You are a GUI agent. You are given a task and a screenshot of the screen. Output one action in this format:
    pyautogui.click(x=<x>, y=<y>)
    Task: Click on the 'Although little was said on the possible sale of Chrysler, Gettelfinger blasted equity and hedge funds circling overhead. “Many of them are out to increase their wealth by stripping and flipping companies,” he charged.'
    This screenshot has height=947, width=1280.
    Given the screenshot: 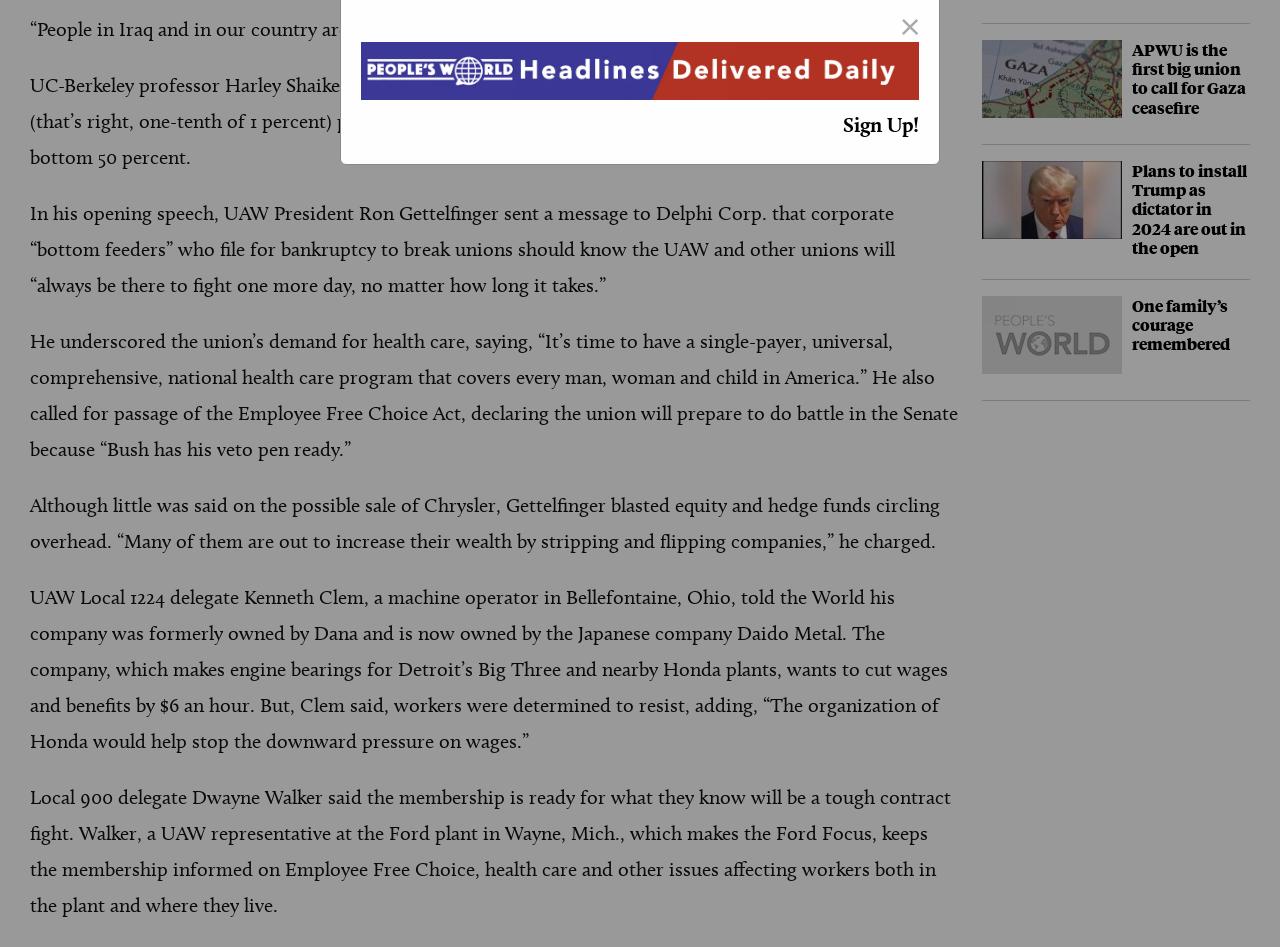 What is the action you would take?
    pyautogui.click(x=484, y=522)
    